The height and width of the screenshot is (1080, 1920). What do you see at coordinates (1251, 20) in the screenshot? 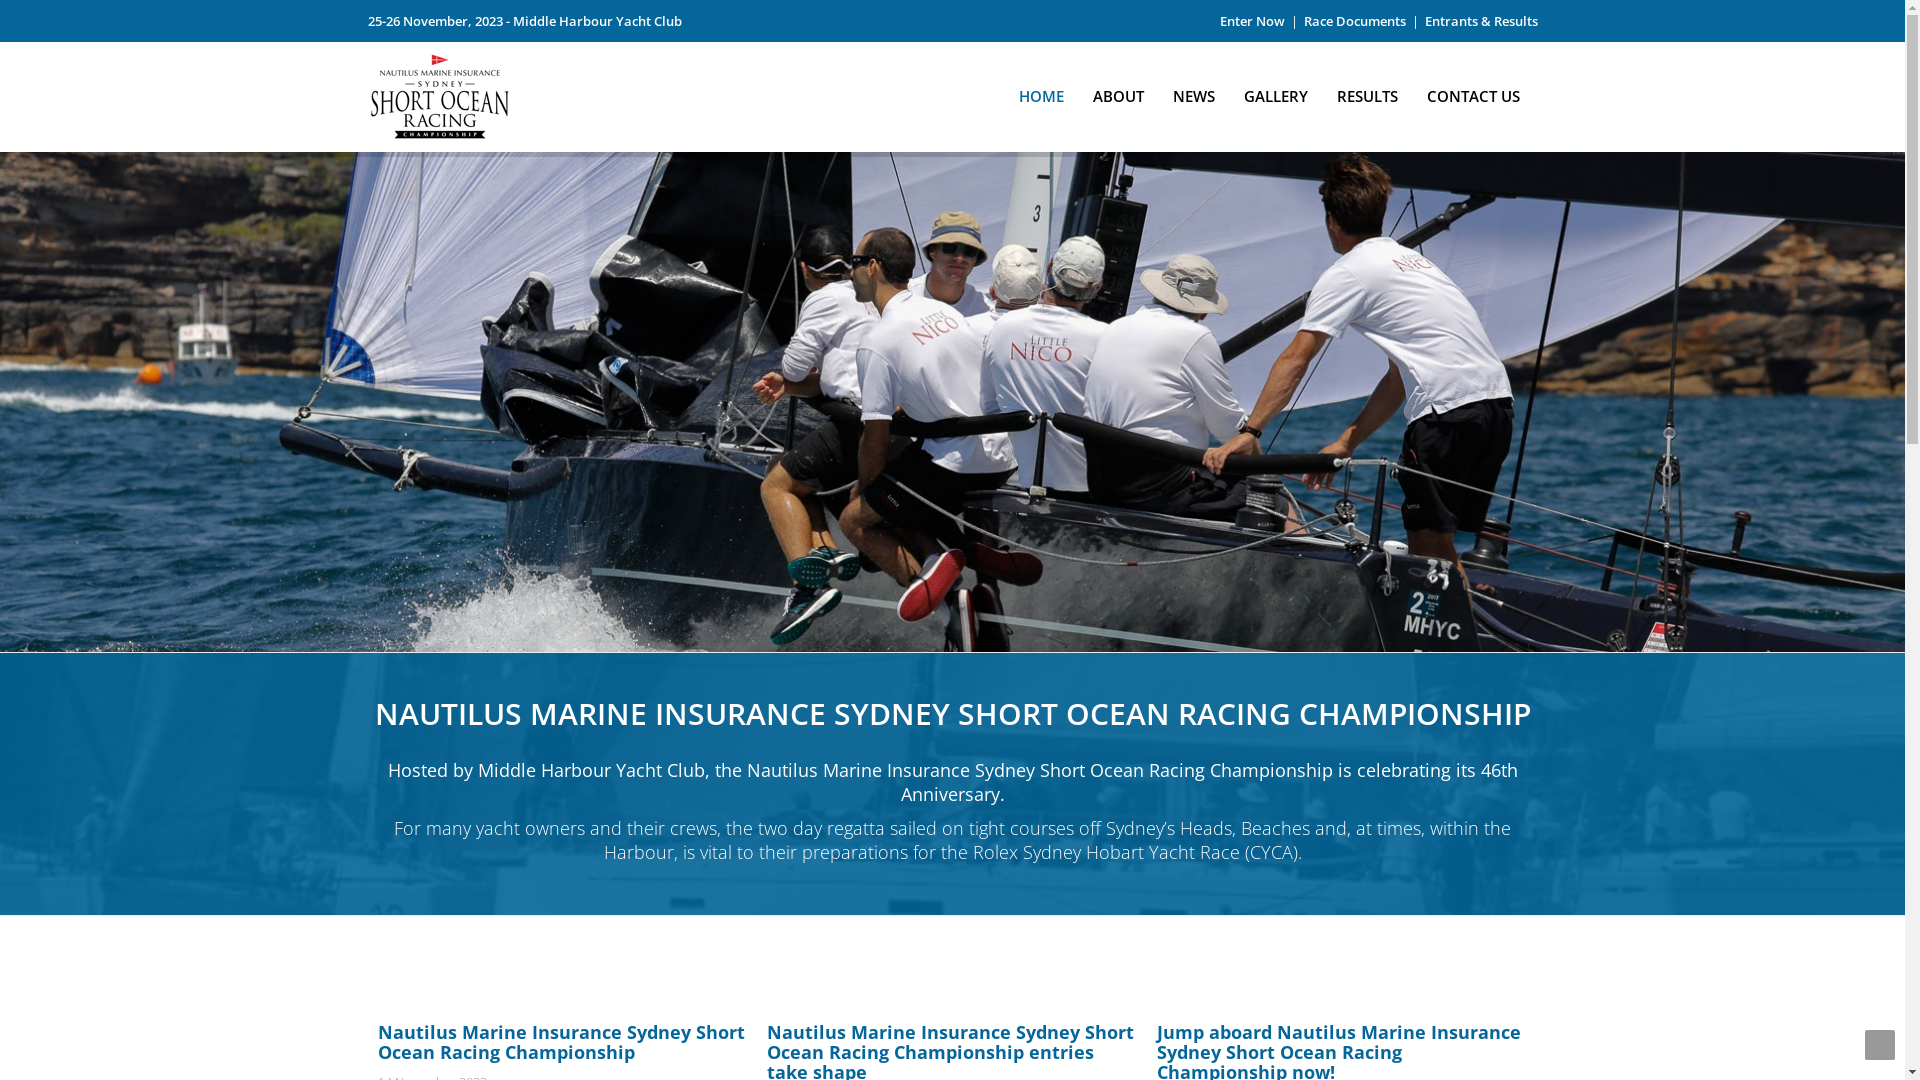
I see `'Enter Now'` at bounding box center [1251, 20].